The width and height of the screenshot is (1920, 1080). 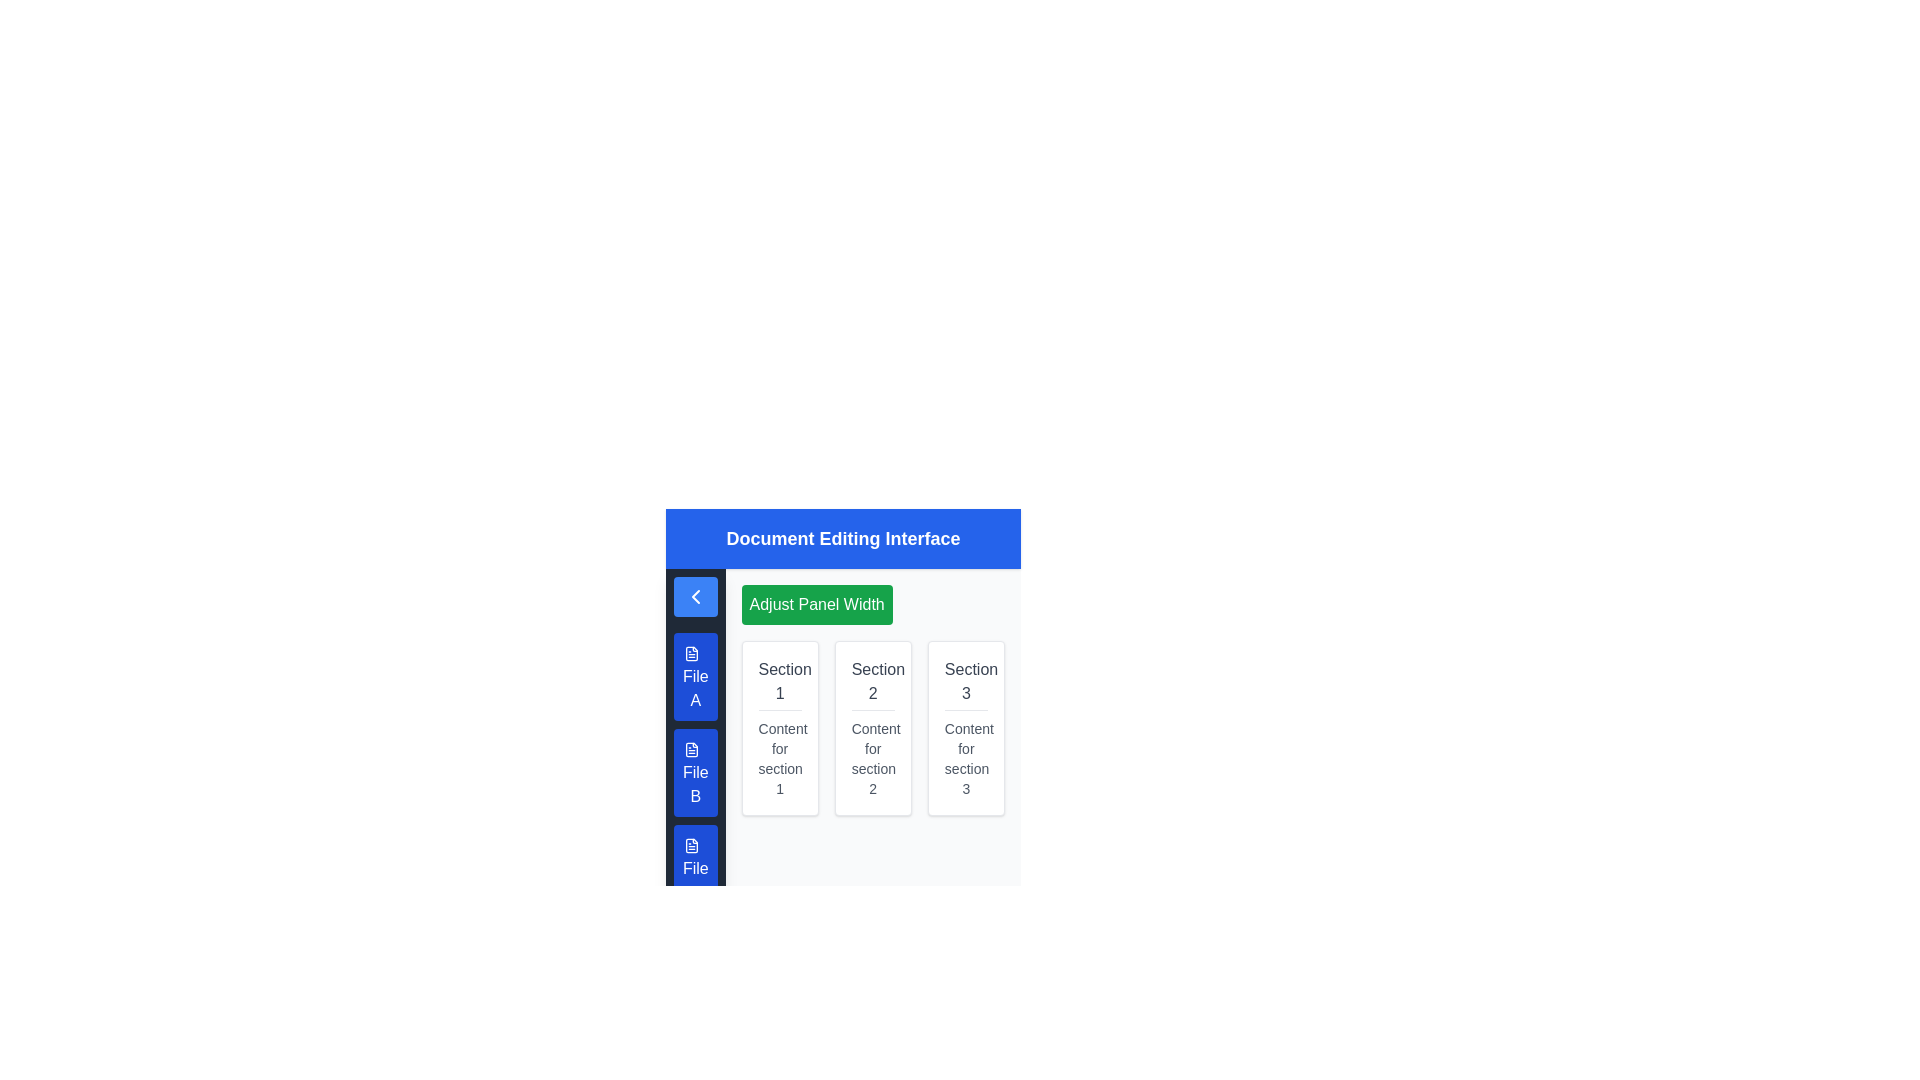 What do you see at coordinates (695, 771) in the screenshot?
I see `the second button in the vertical stack on the left side of the panel` at bounding box center [695, 771].